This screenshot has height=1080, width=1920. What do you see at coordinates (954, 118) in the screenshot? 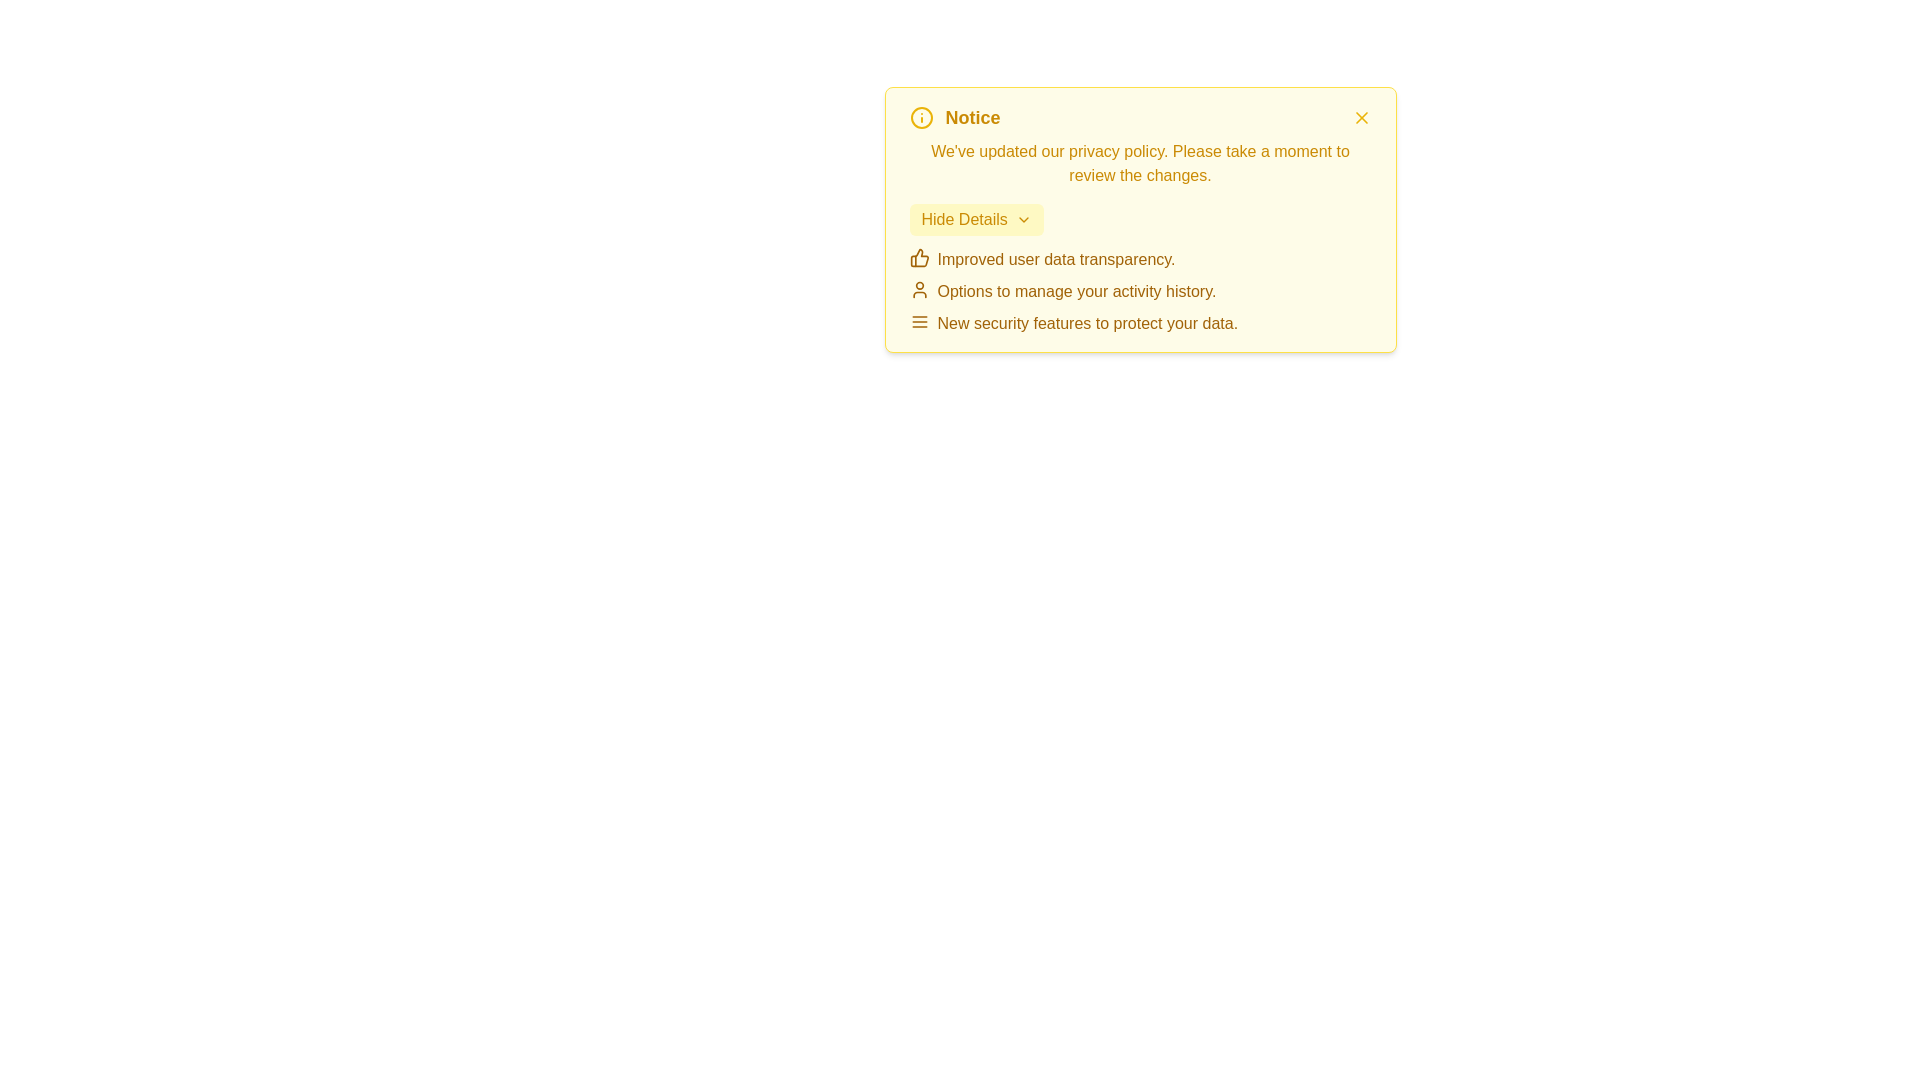
I see `title of the notification box located at the top-left corner, which provides context about the notification's purpose` at bounding box center [954, 118].